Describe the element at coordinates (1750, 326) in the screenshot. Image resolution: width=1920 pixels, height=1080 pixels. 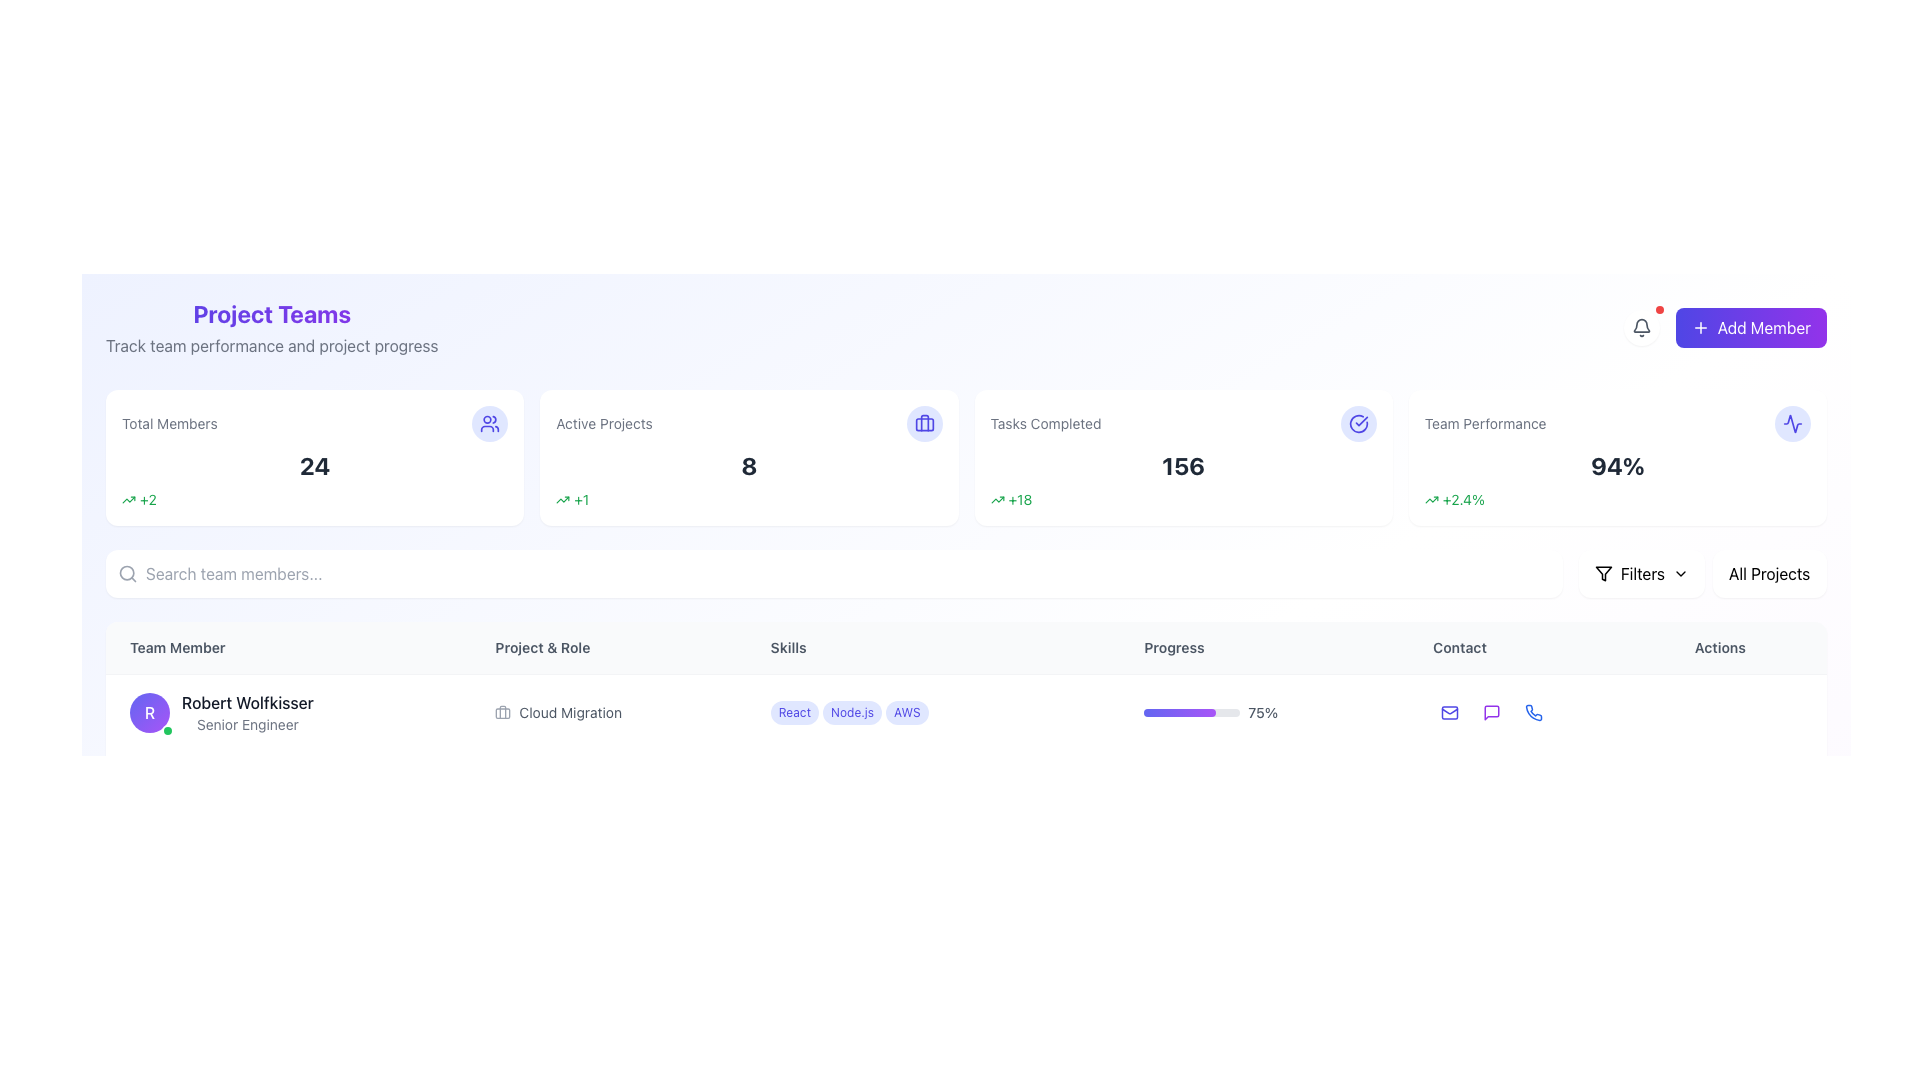
I see `the 'Add Member' button, which is a prominently styled button with a gradient background from indigo to purple, located in the top-right corner of the interface adjacent to a notification button` at that location.